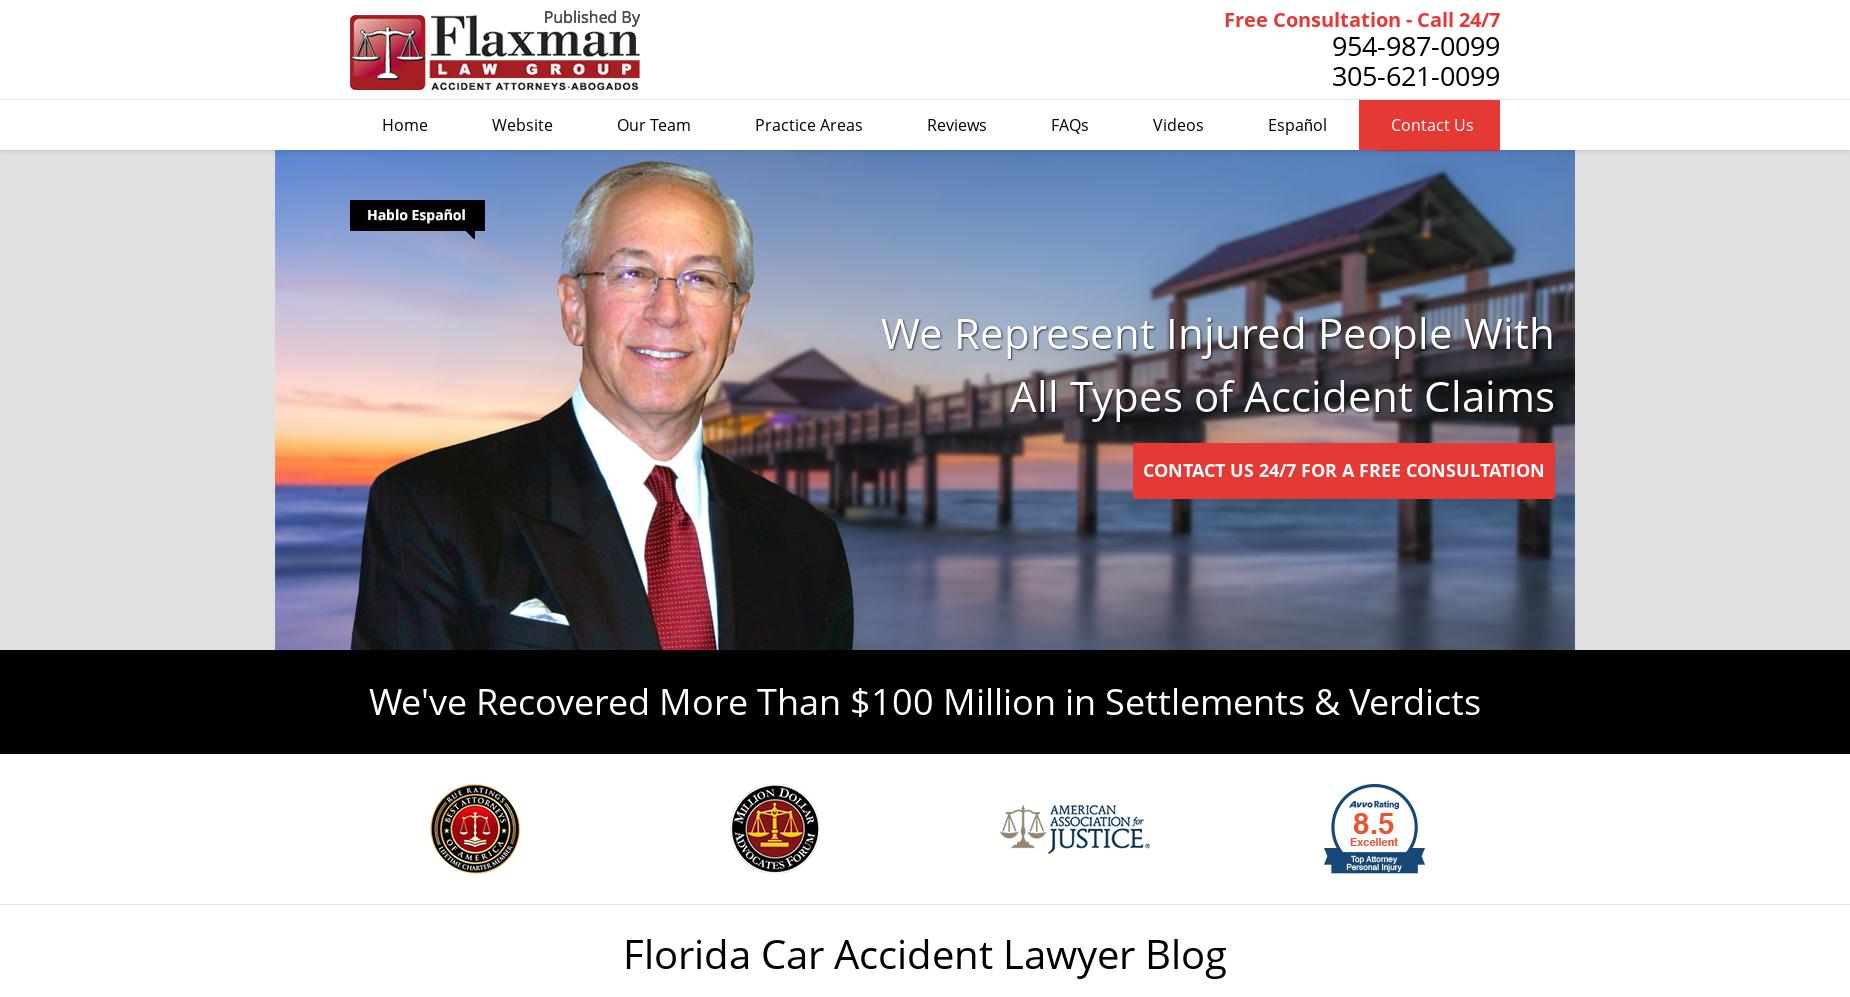  What do you see at coordinates (809, 125) in the screenshot?
I see `'Practice Areas'` at bounding box center [809, 125].